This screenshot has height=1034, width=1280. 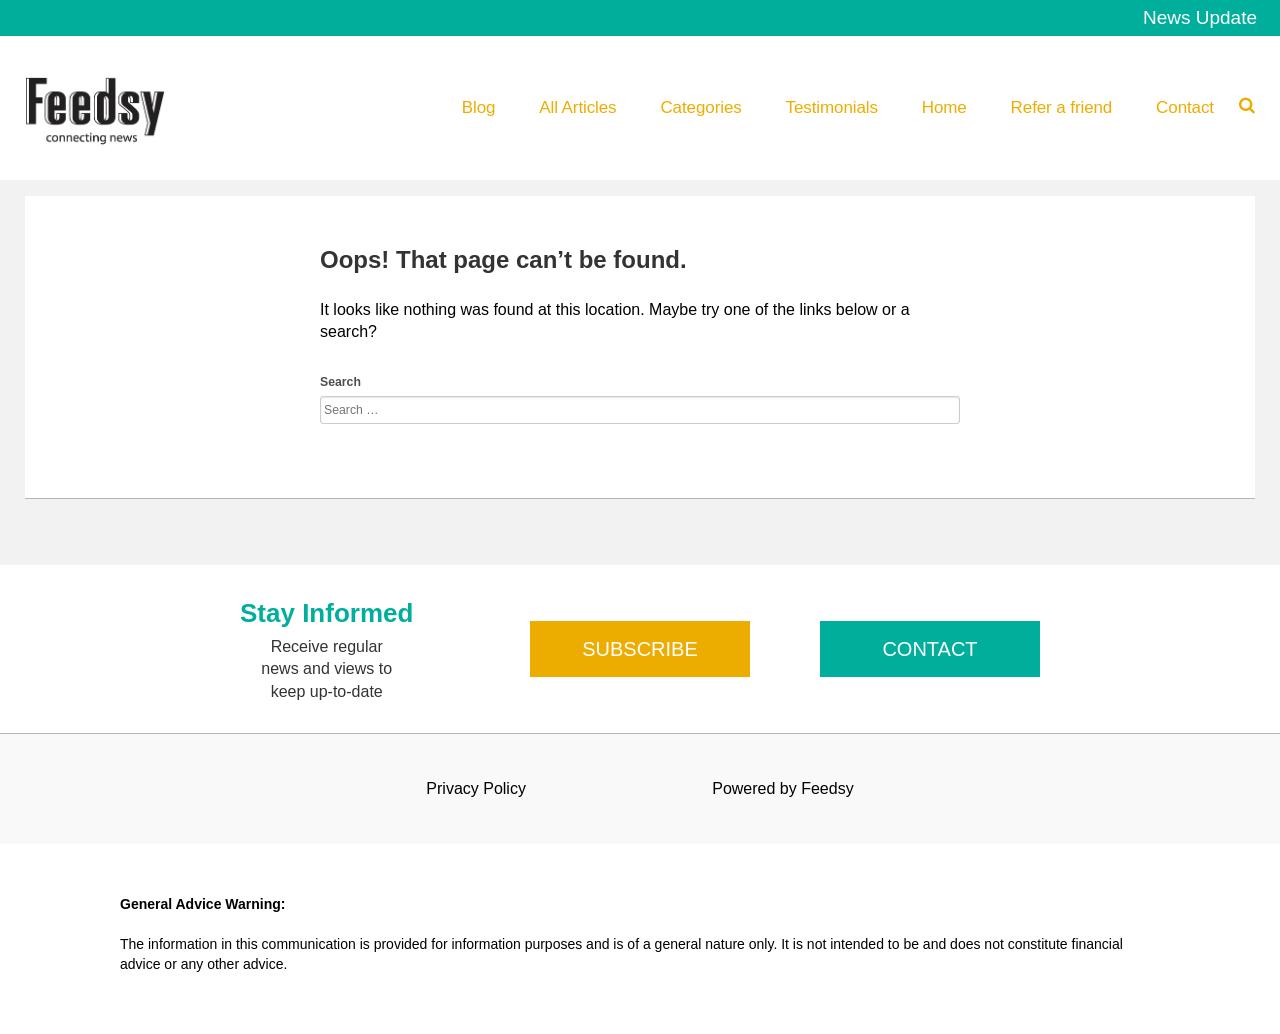 I want to click on 'Powered by Feedsy', so click(x=781, y=786).